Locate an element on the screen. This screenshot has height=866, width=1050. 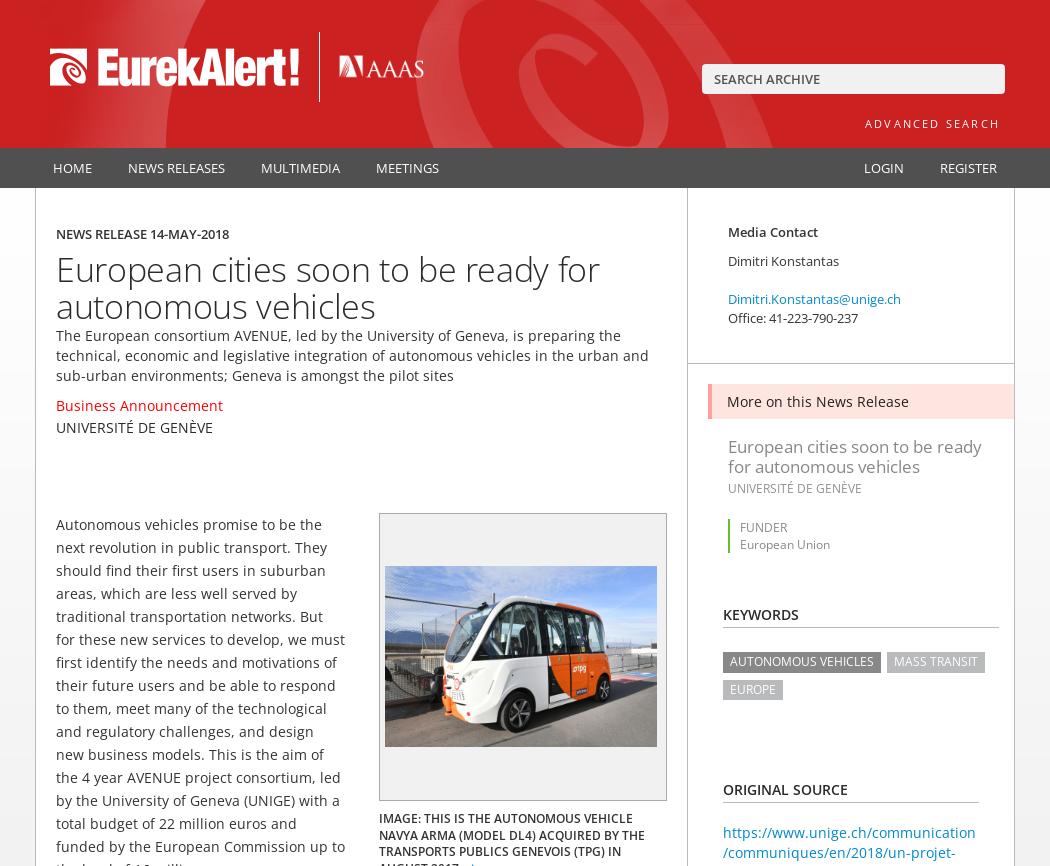
'Home' is located at coordinates (71, 166).